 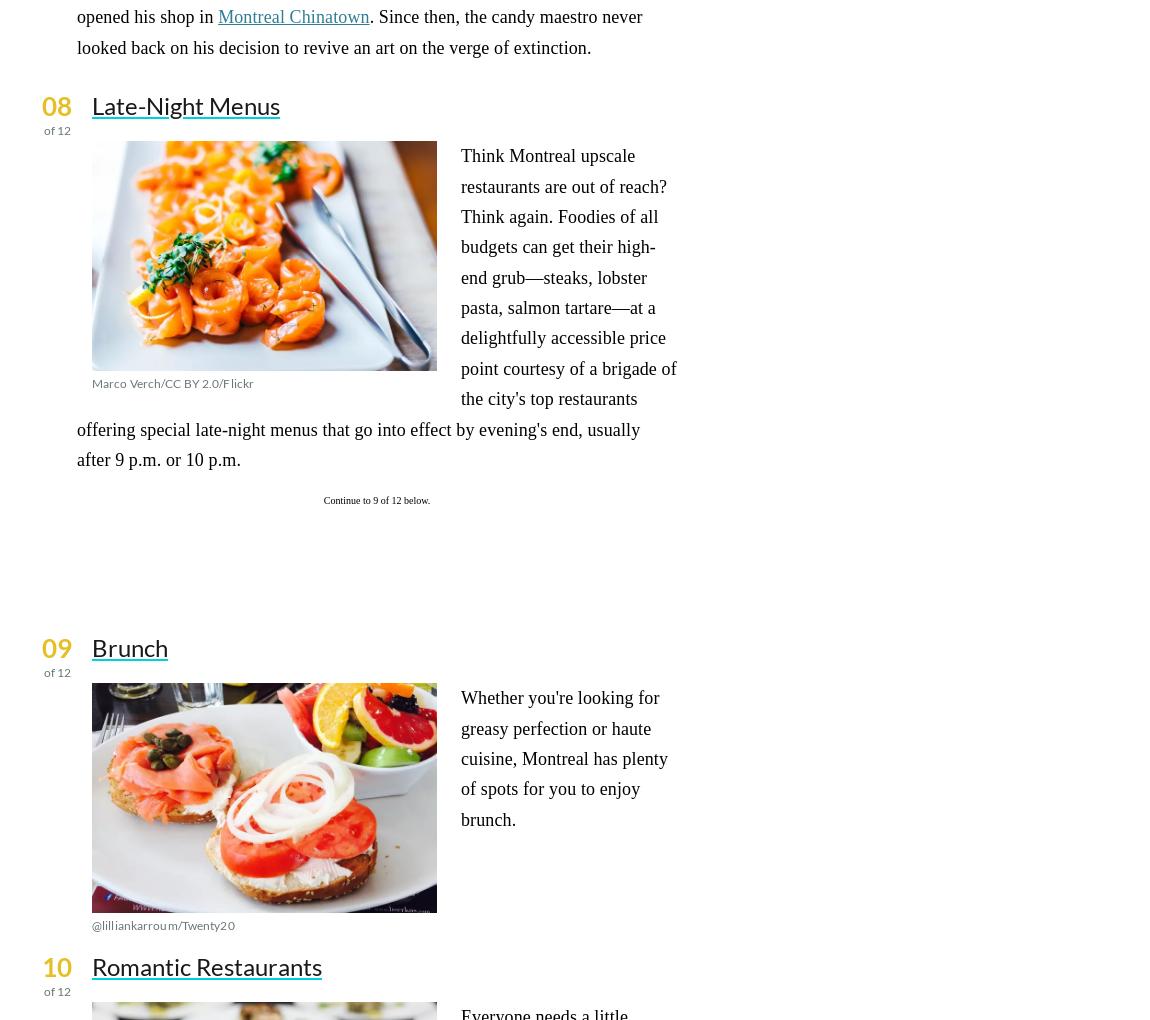 I want to click on 'Whether you're looking for greasy perfection or haute cuisine, Montreal has plenty of spots for you to enjoy brunch.', so click(x=461, y=758).